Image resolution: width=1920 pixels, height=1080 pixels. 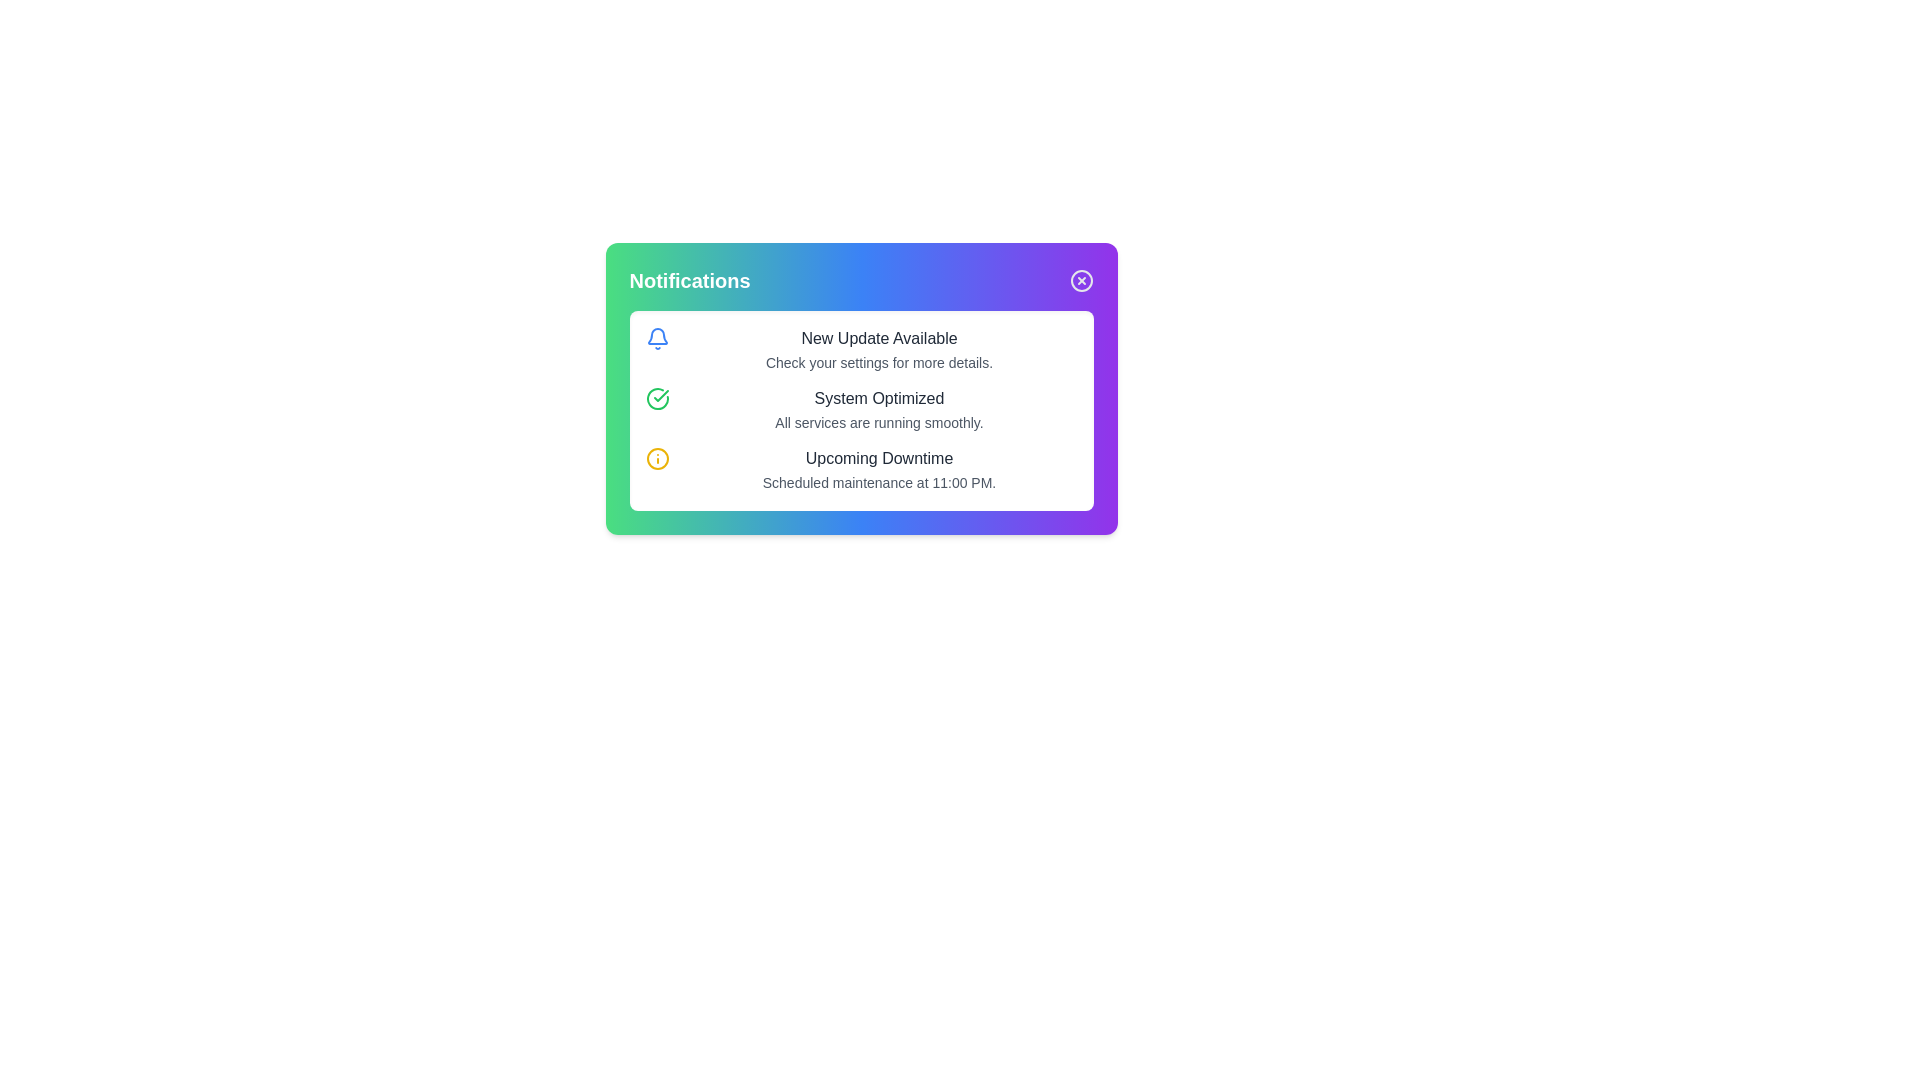 What do you see at coordinates (1080, 281) in the screenshot?
I see `the close button represented by a white 'X' inside a circular boundary` at bounding box center [1080, 281].